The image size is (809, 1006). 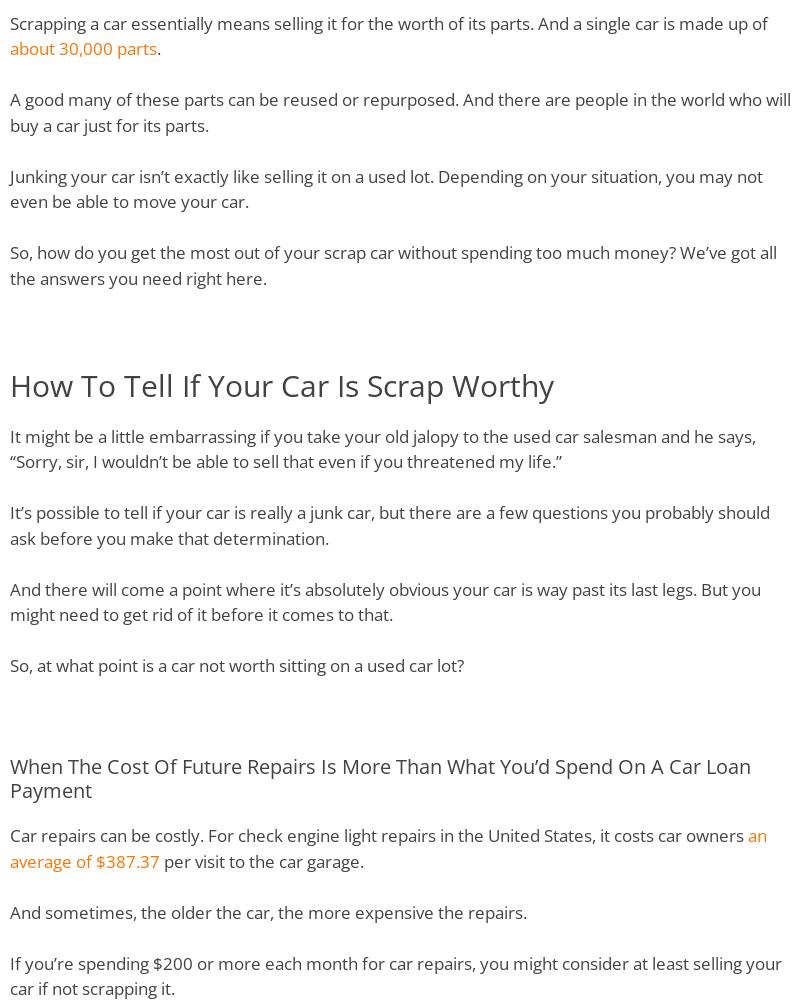 I want to click on 'Scrapping a car essentially means selling it for the worth of its parts. And a single car is made up of', so click(x=388, y=22).